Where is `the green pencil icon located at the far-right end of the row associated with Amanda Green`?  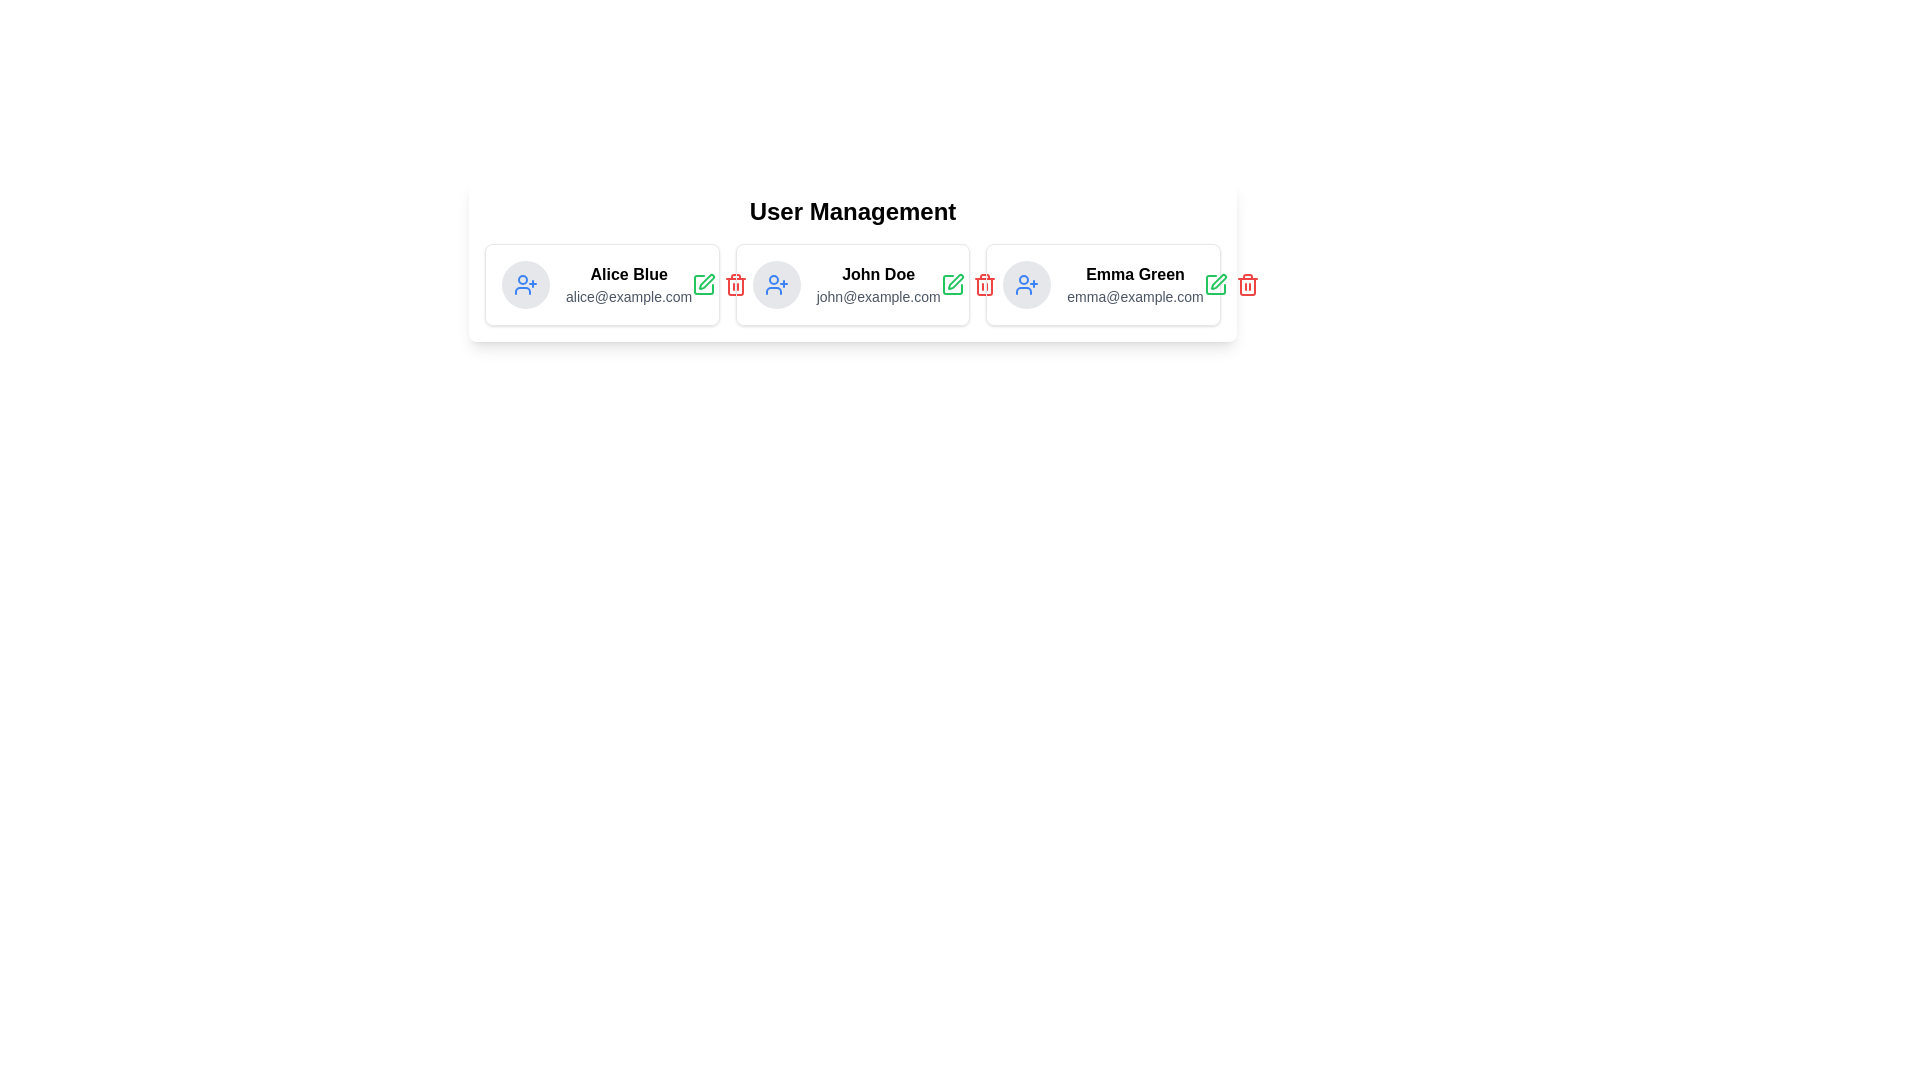 the green pencil icon located at the far-right end of the row associated with Amanda Green is located at coordinates (1230, 285).